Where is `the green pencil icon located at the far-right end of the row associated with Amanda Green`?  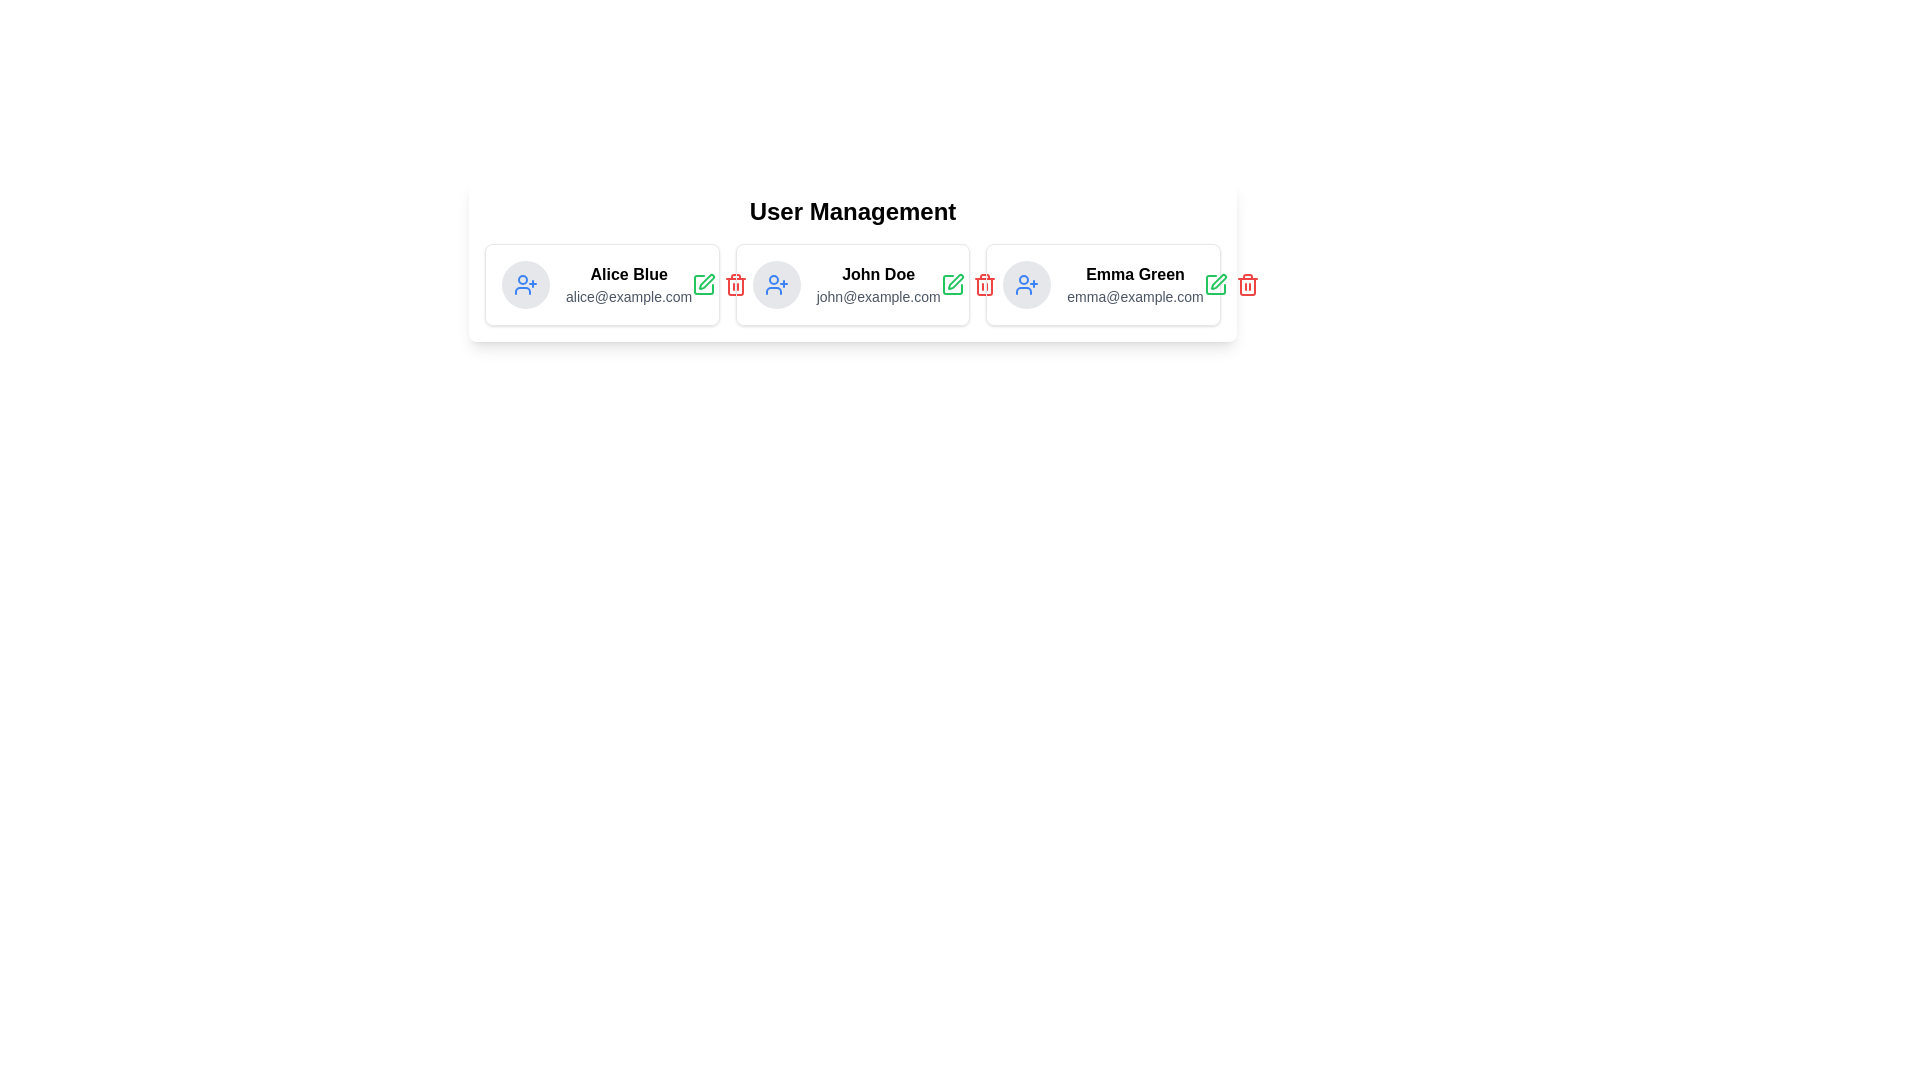 the green pencil icon located at the far-right end of the row associated with Amanda Green is located at coordinates (1230, 285).